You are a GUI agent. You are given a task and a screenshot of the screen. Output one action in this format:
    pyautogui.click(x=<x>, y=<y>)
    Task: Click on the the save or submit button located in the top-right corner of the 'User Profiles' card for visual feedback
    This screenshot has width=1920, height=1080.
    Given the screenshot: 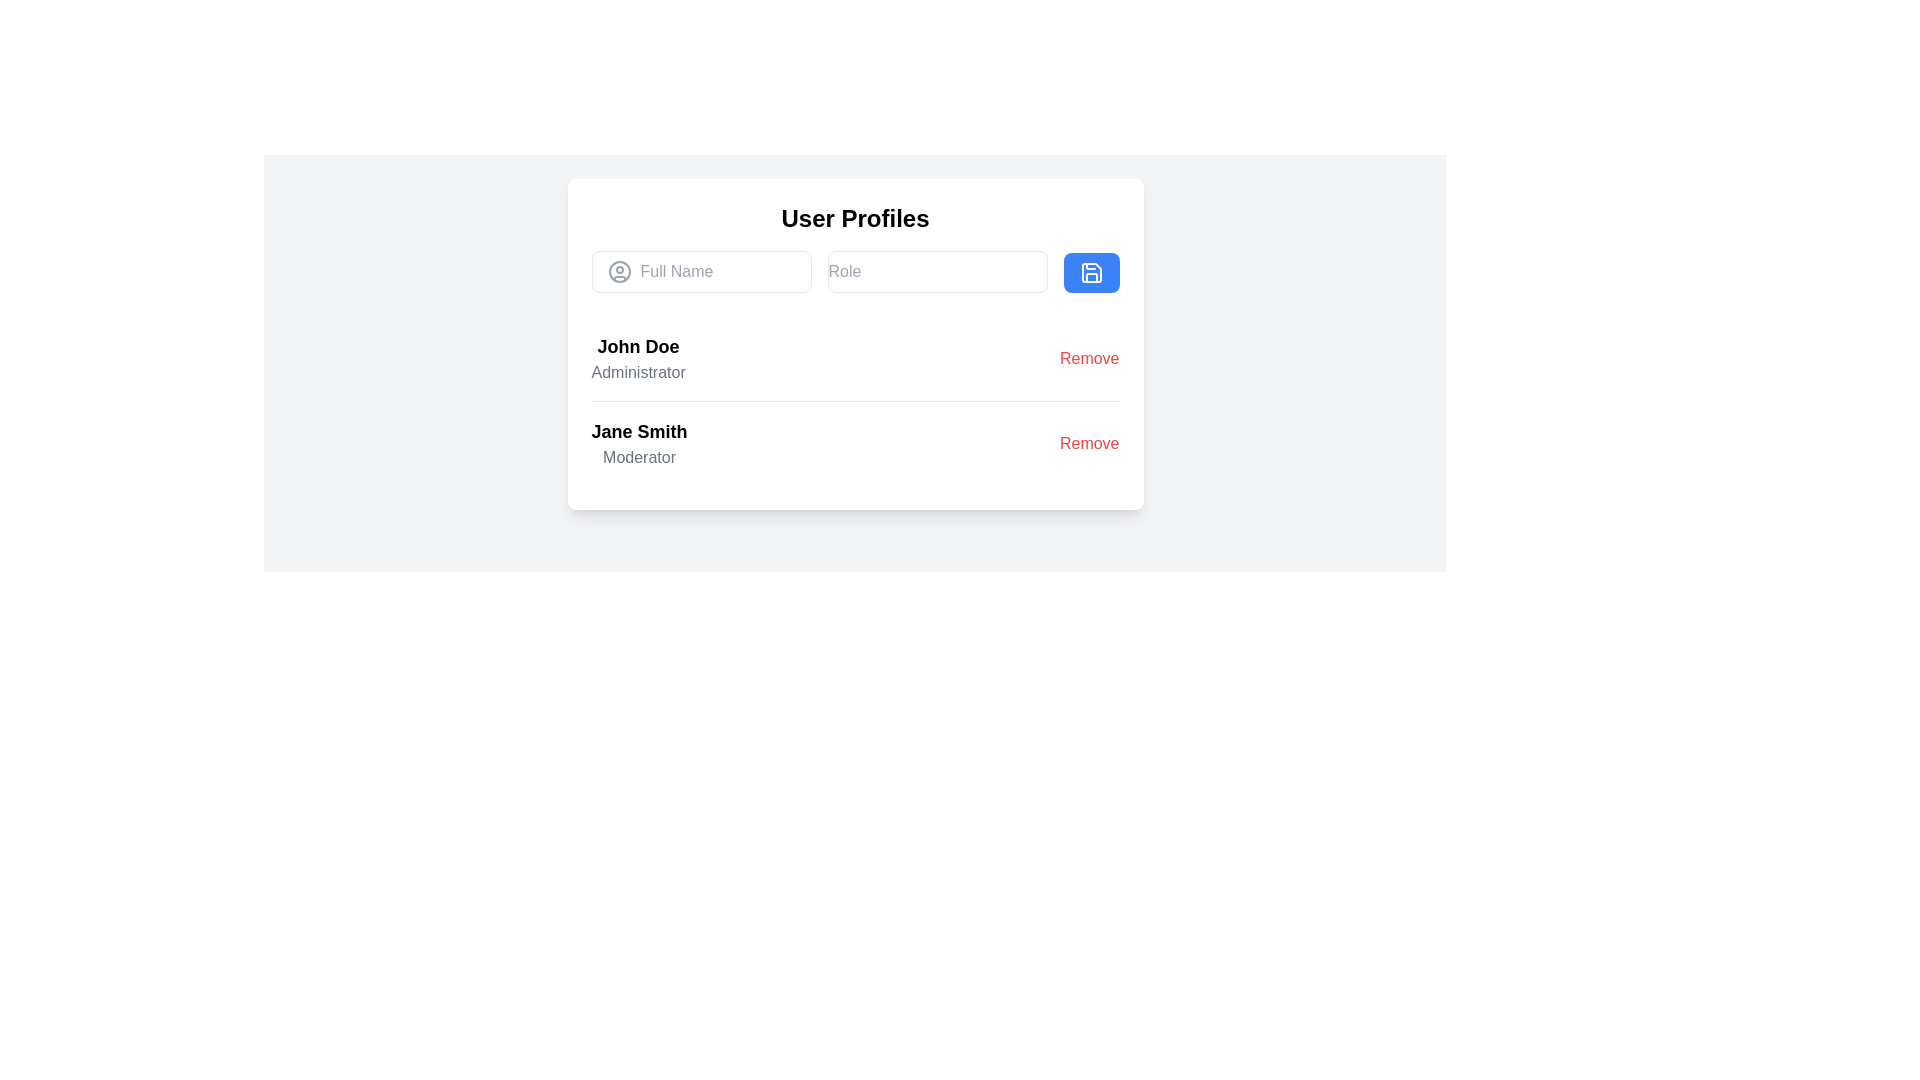 What is the action you would take?
    pyautogui.click(x=1090, y=273)
    